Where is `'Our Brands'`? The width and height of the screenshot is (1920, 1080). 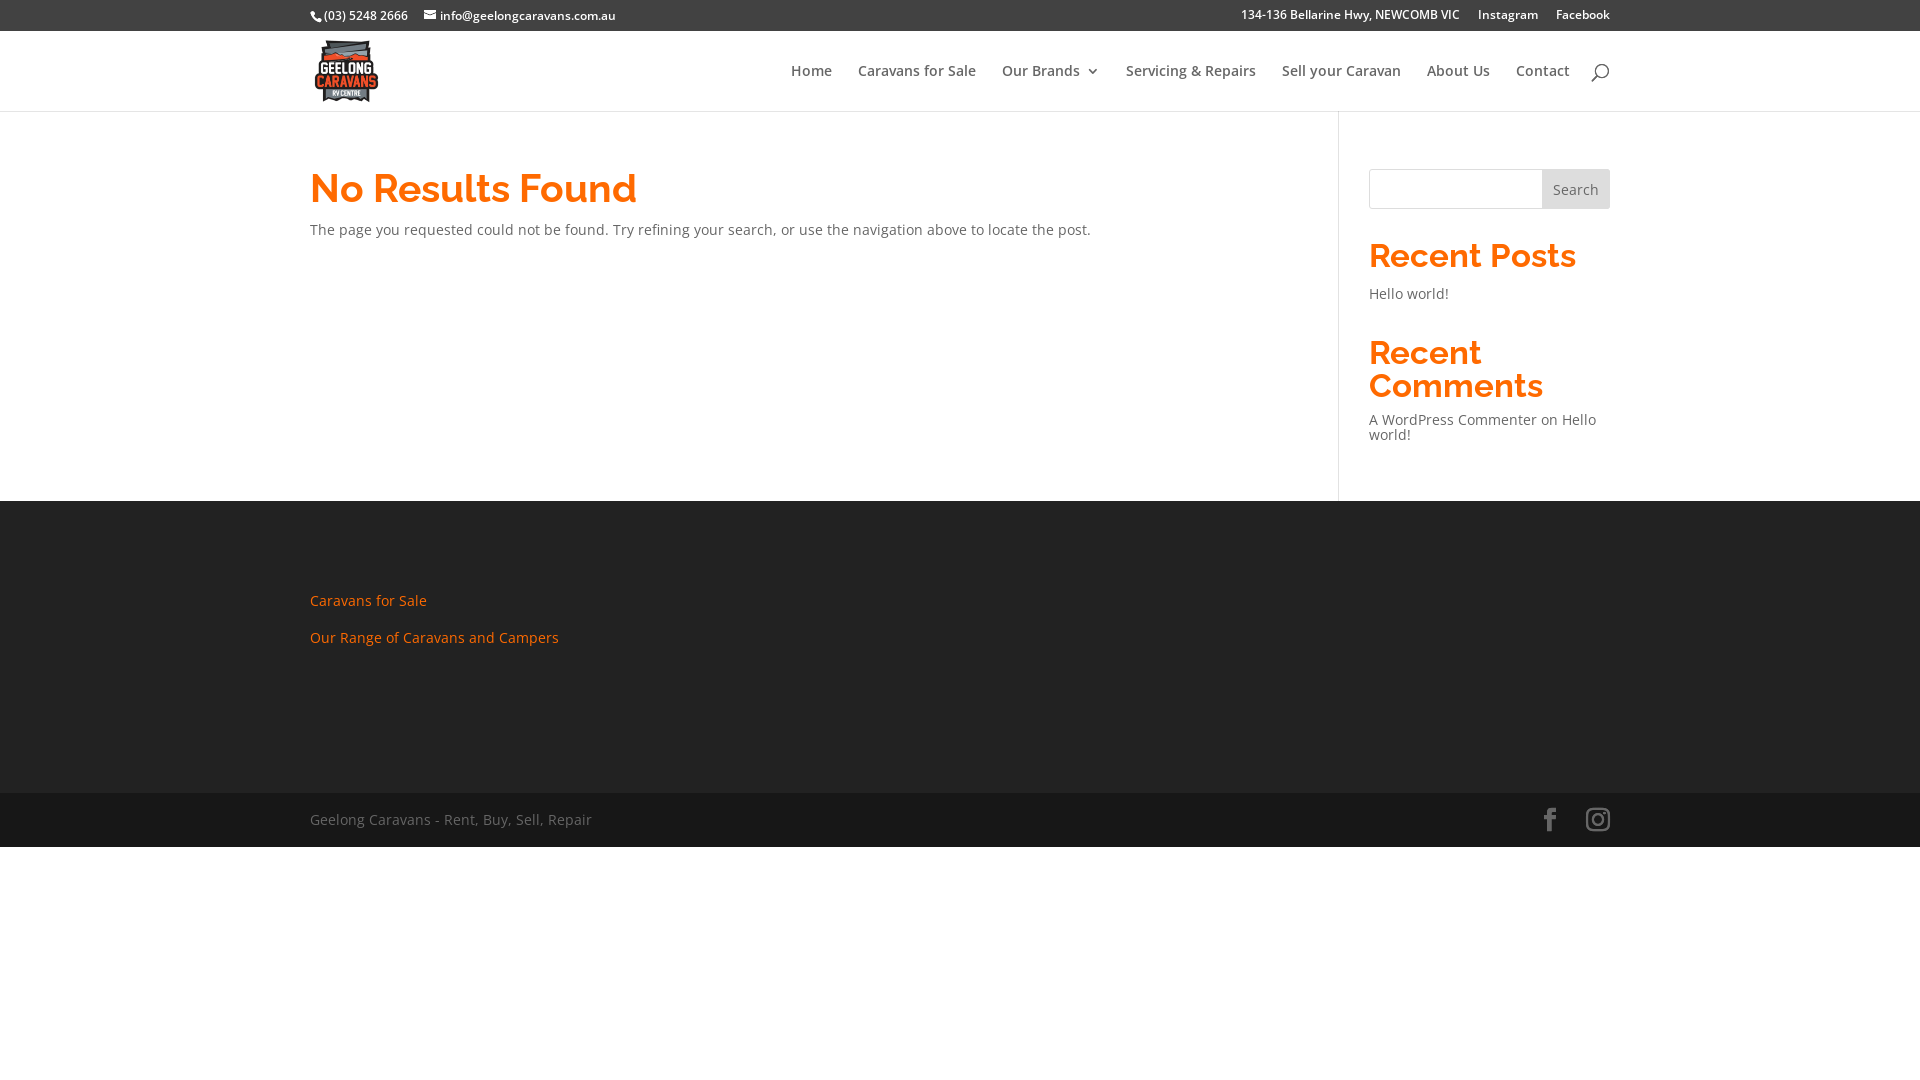 'Our Brands' is located at coordinates (1050, 86).